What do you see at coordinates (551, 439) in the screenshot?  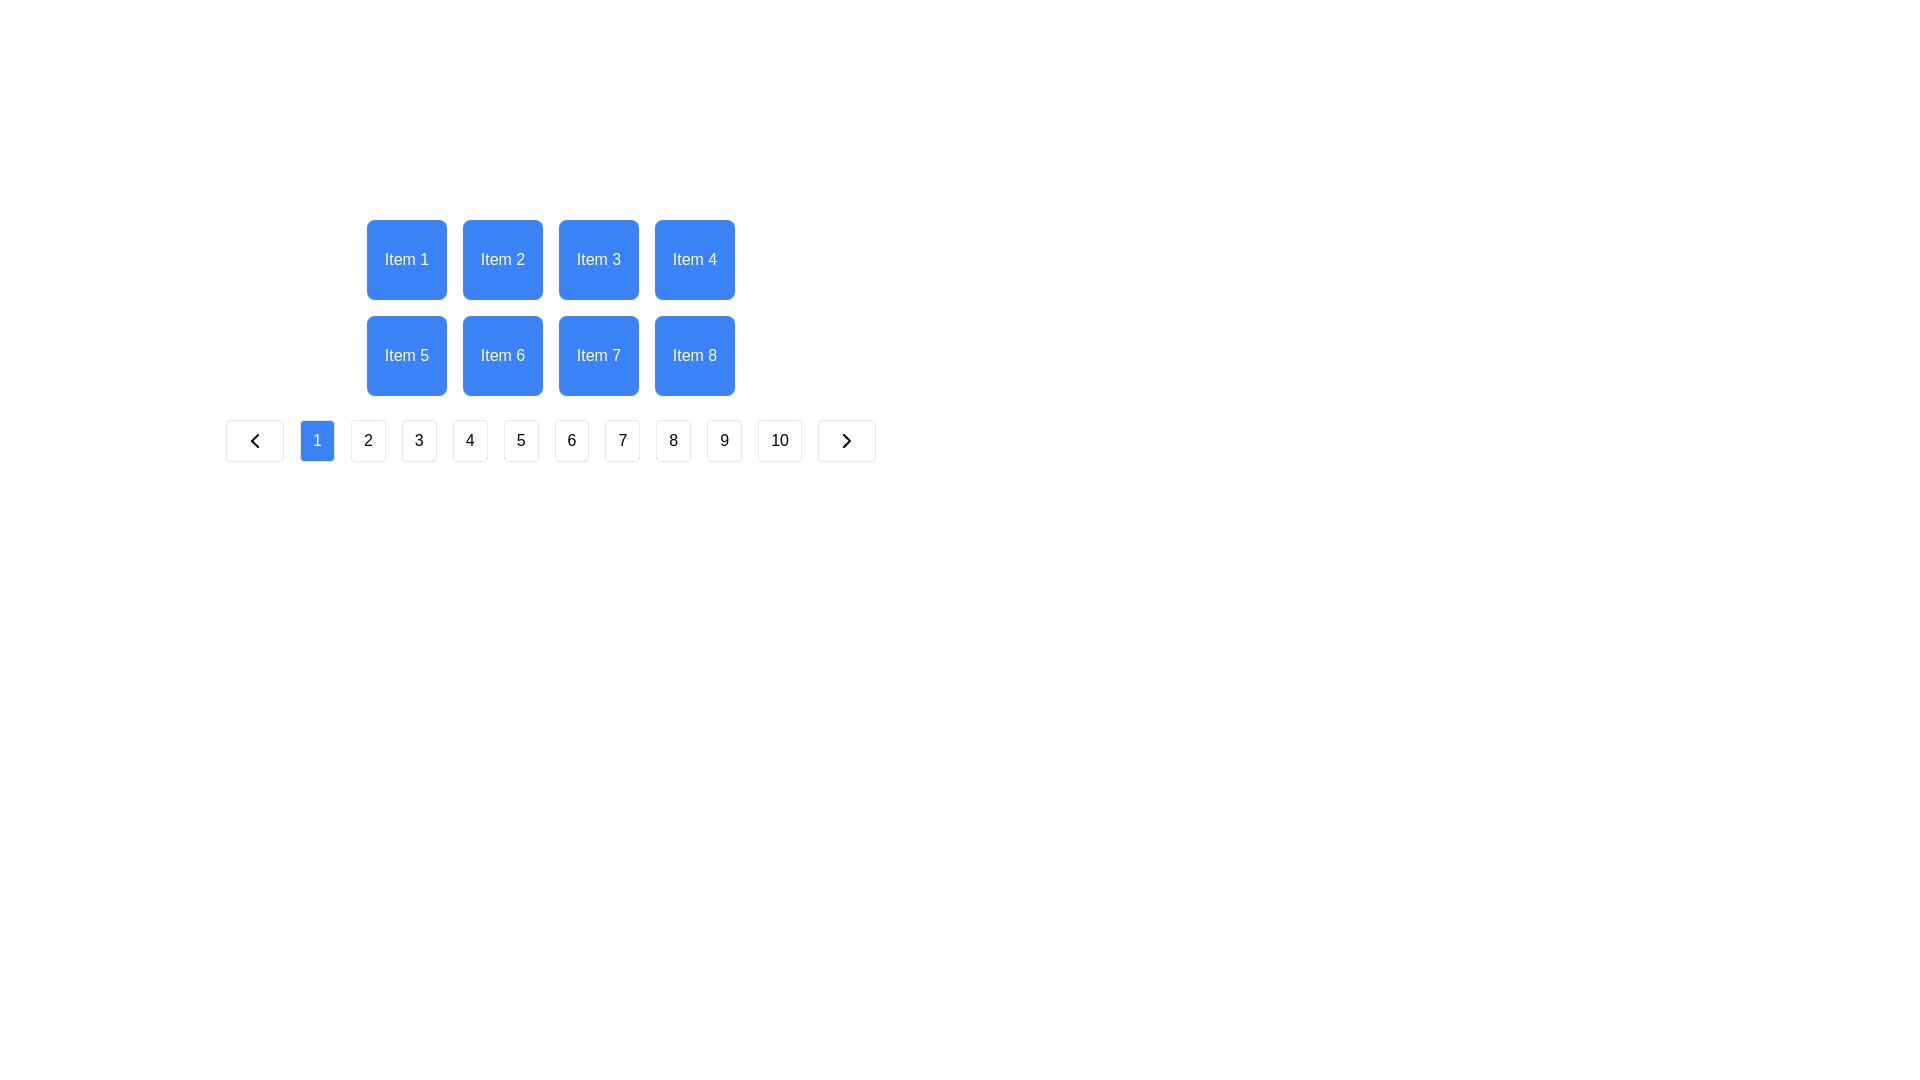 I see `the sixth numeric button in the pagination control` at bounding box center [551, 439].